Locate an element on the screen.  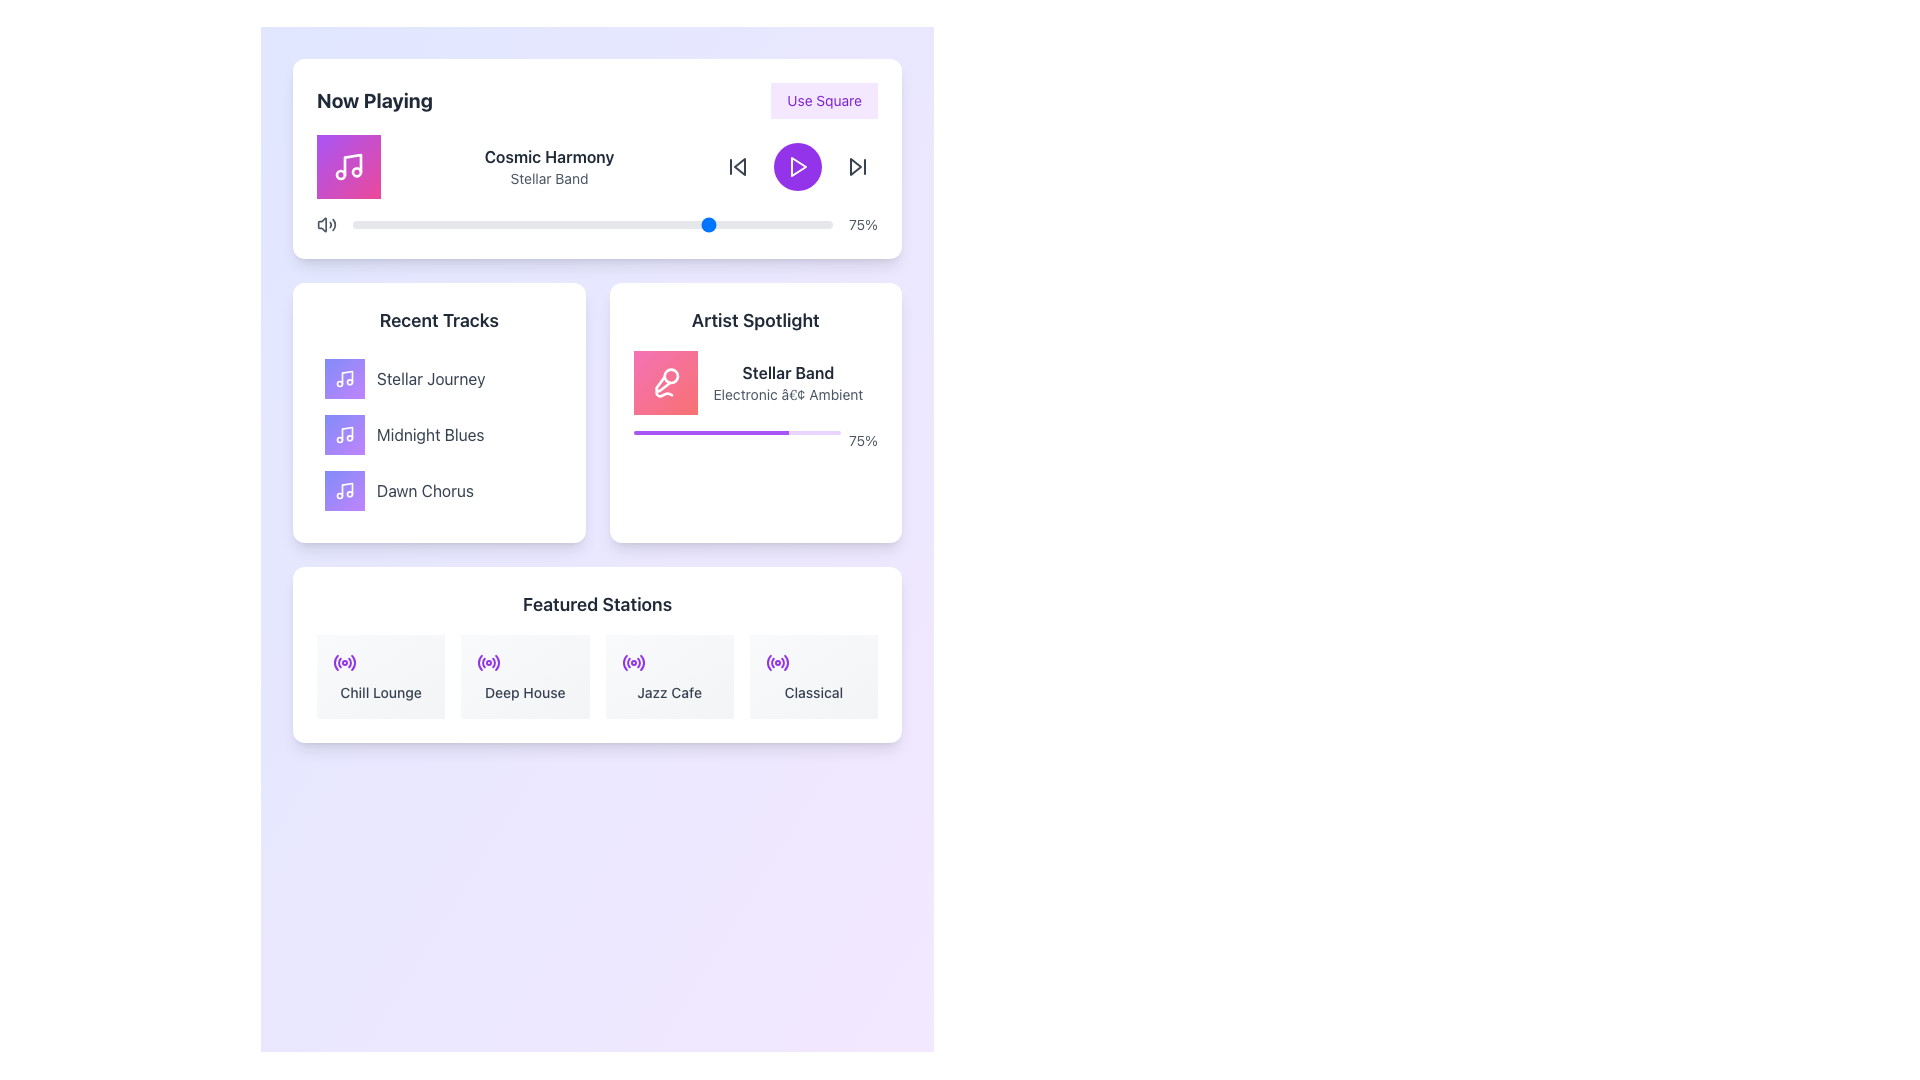
the first arc of the concentric semi-circles in the 'Featured Stations' section of the SVG graphic is located at coordinates (336, 663).